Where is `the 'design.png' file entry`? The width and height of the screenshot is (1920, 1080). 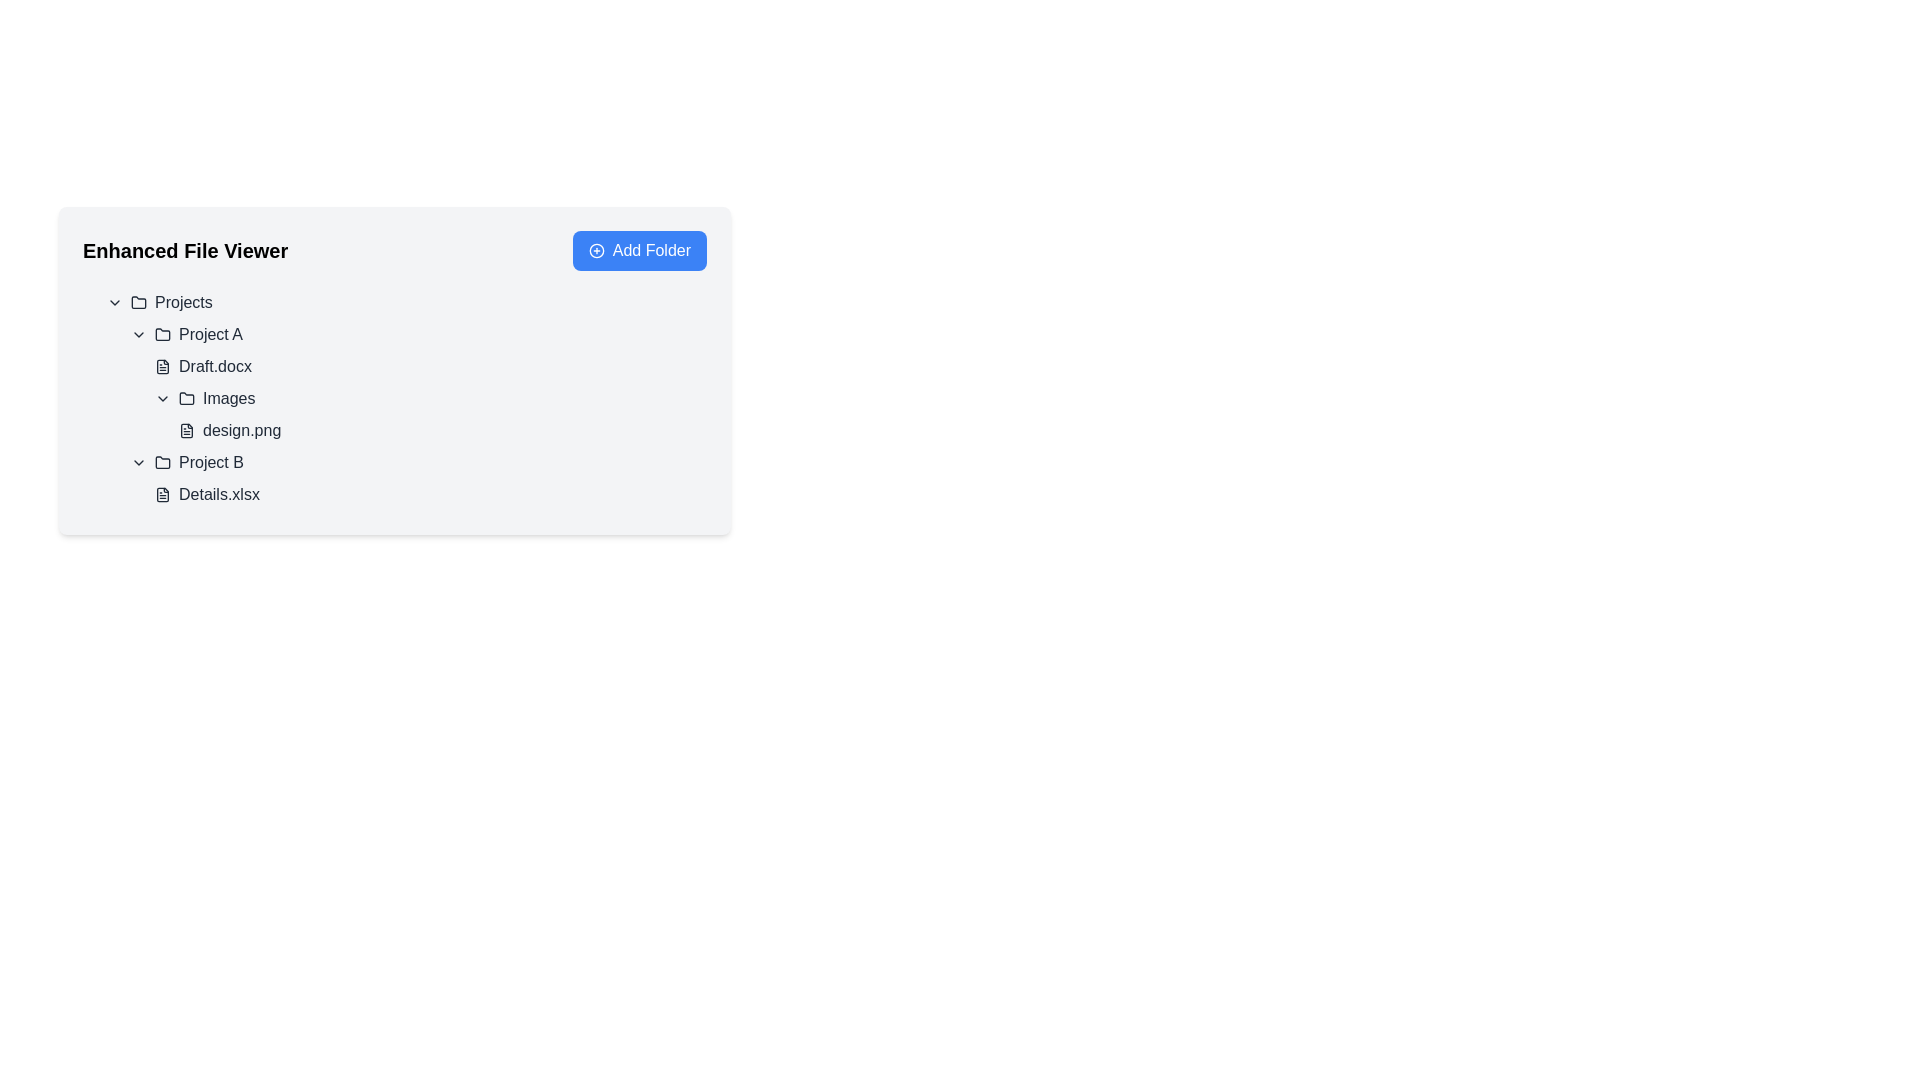 the 'design.png' file entry is located at coordinates (430, 430).